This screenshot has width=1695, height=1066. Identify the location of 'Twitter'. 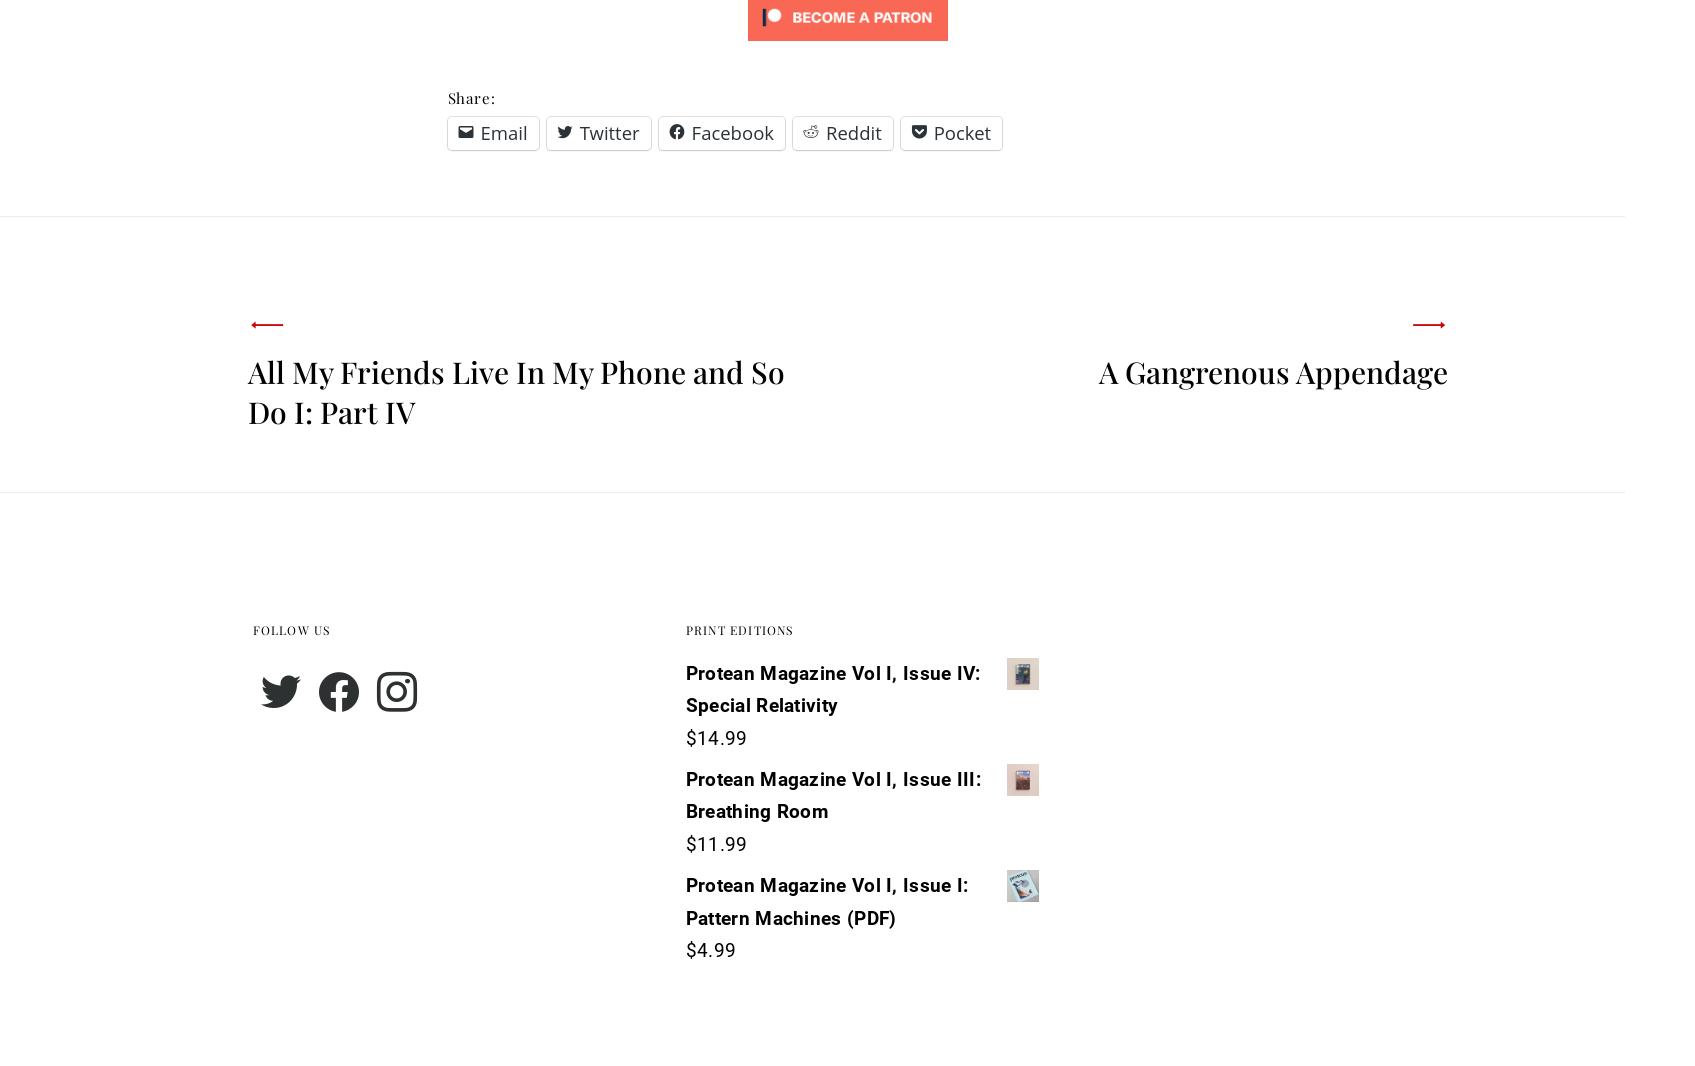
(608, 130).